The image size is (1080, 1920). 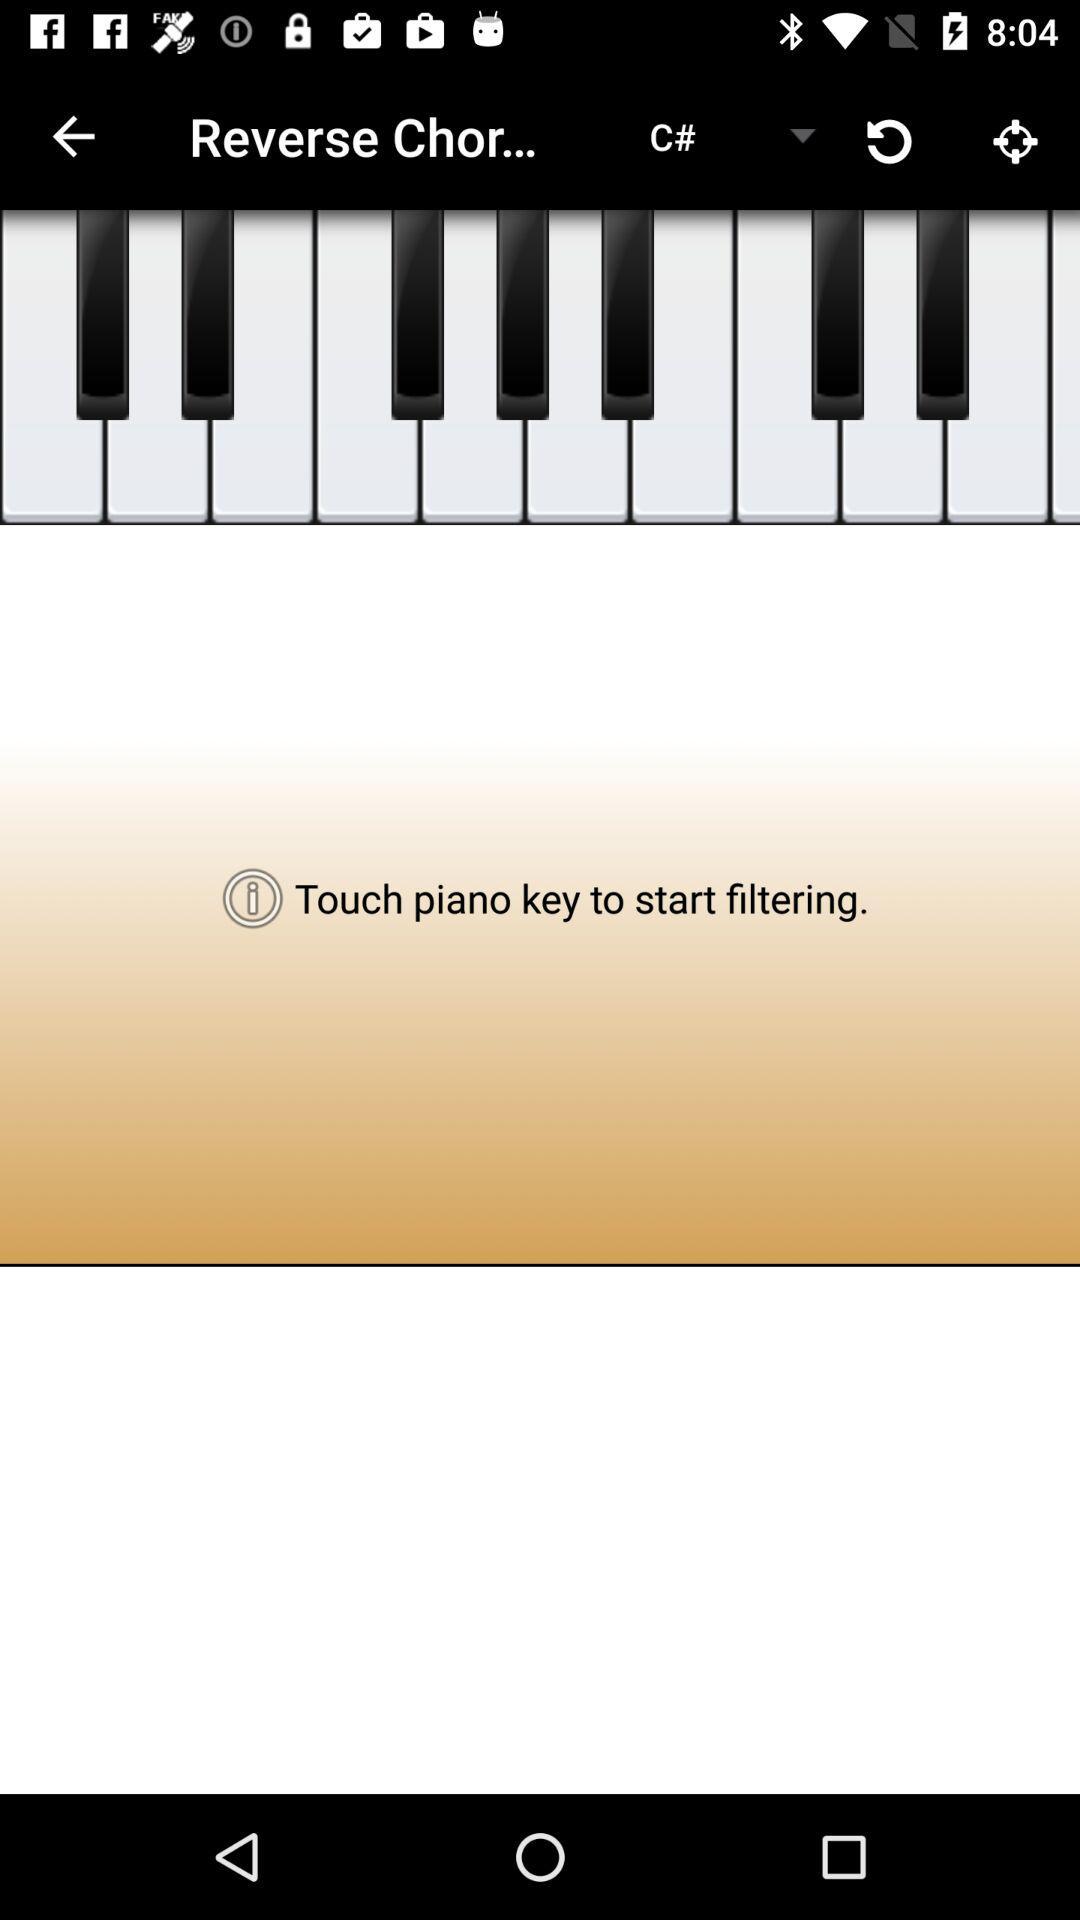 I want to click on natural note, so click(x=891, y=367).